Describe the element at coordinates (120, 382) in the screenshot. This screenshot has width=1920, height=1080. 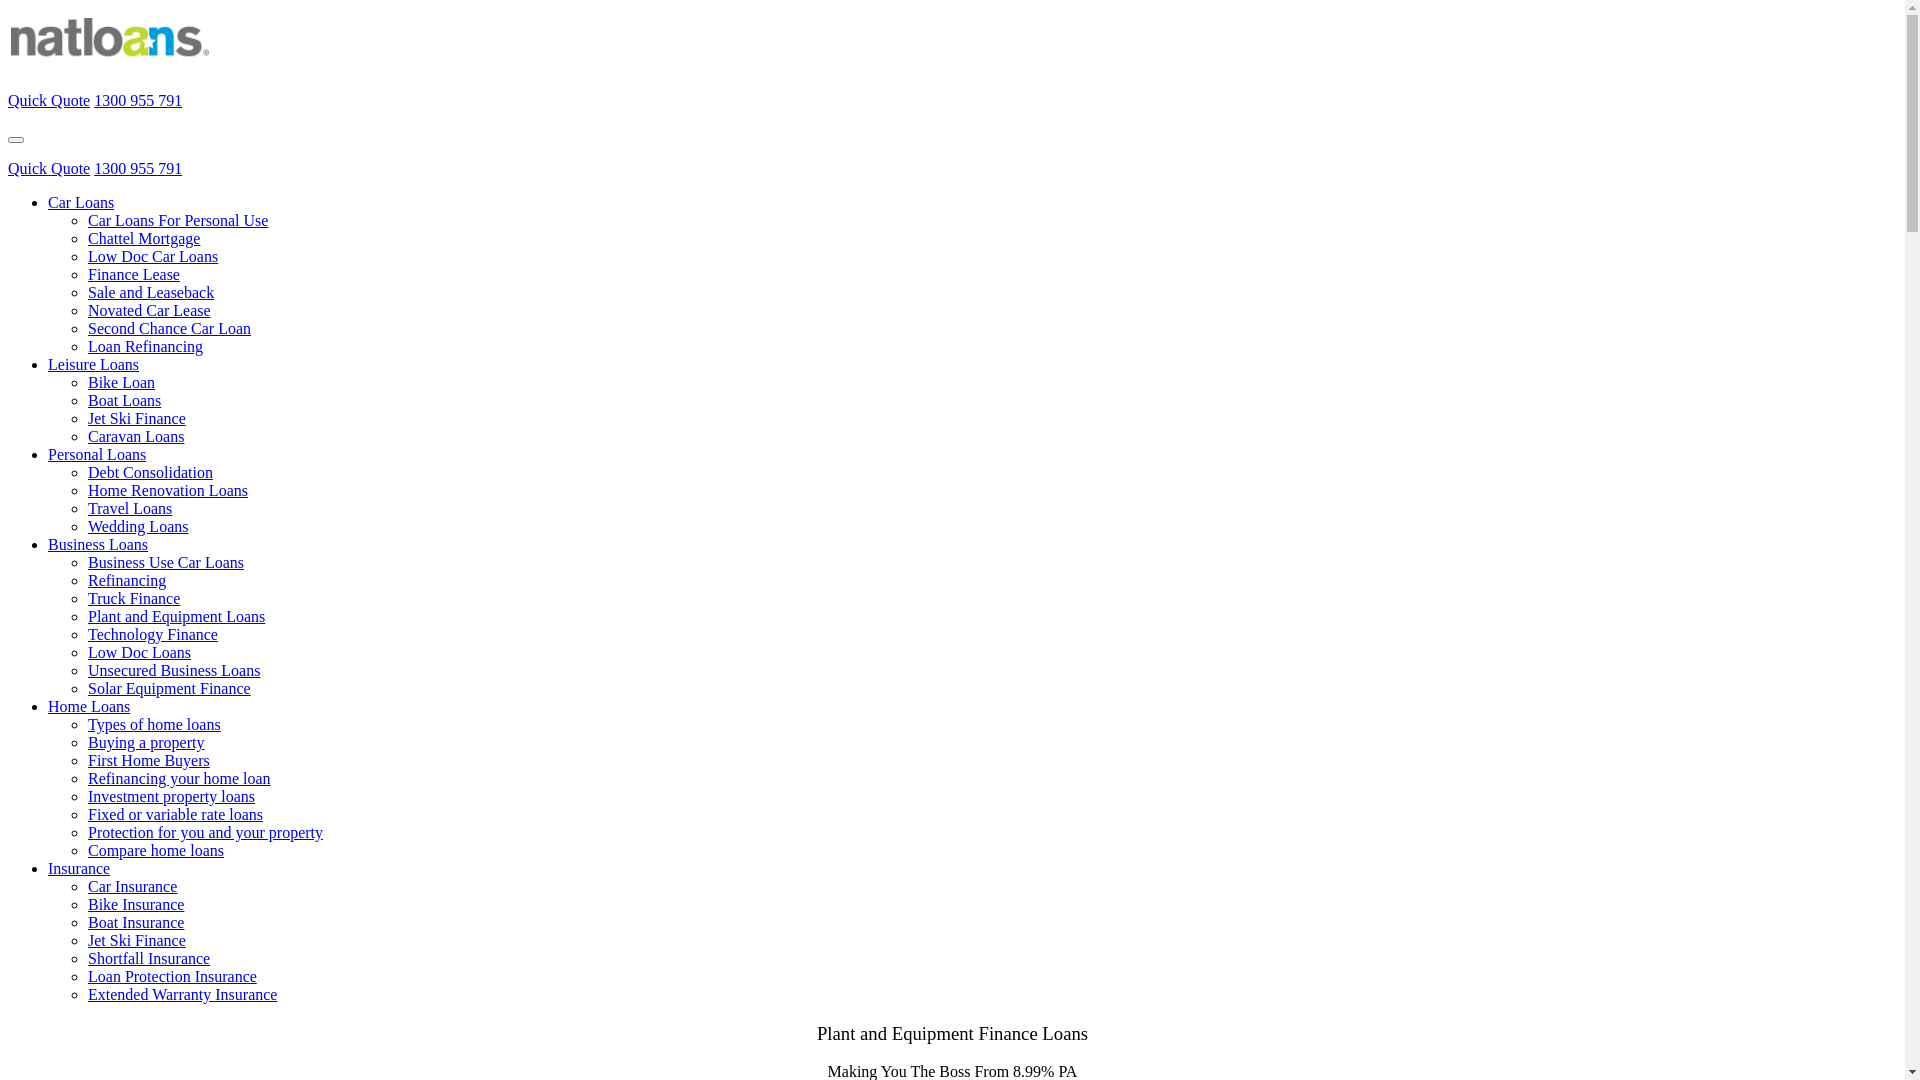
I see `'Bike Loan'` at that location.